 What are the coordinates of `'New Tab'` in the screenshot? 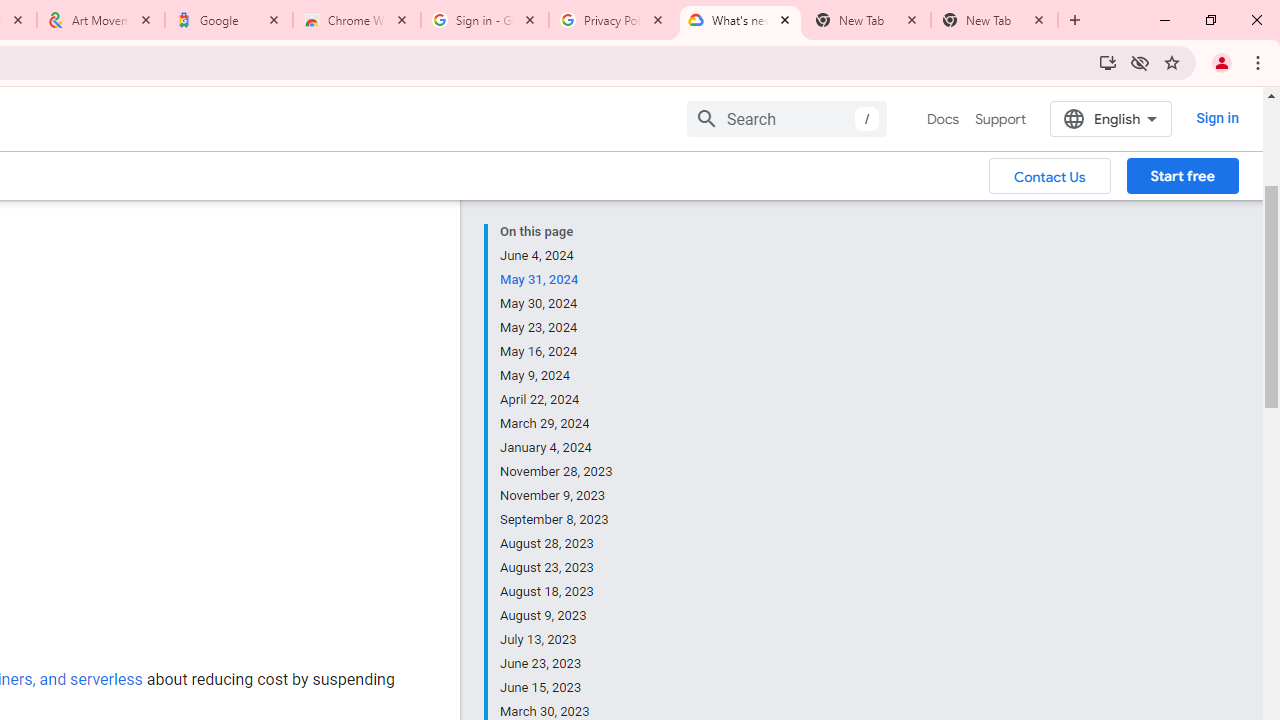 It's located at (994, 20).